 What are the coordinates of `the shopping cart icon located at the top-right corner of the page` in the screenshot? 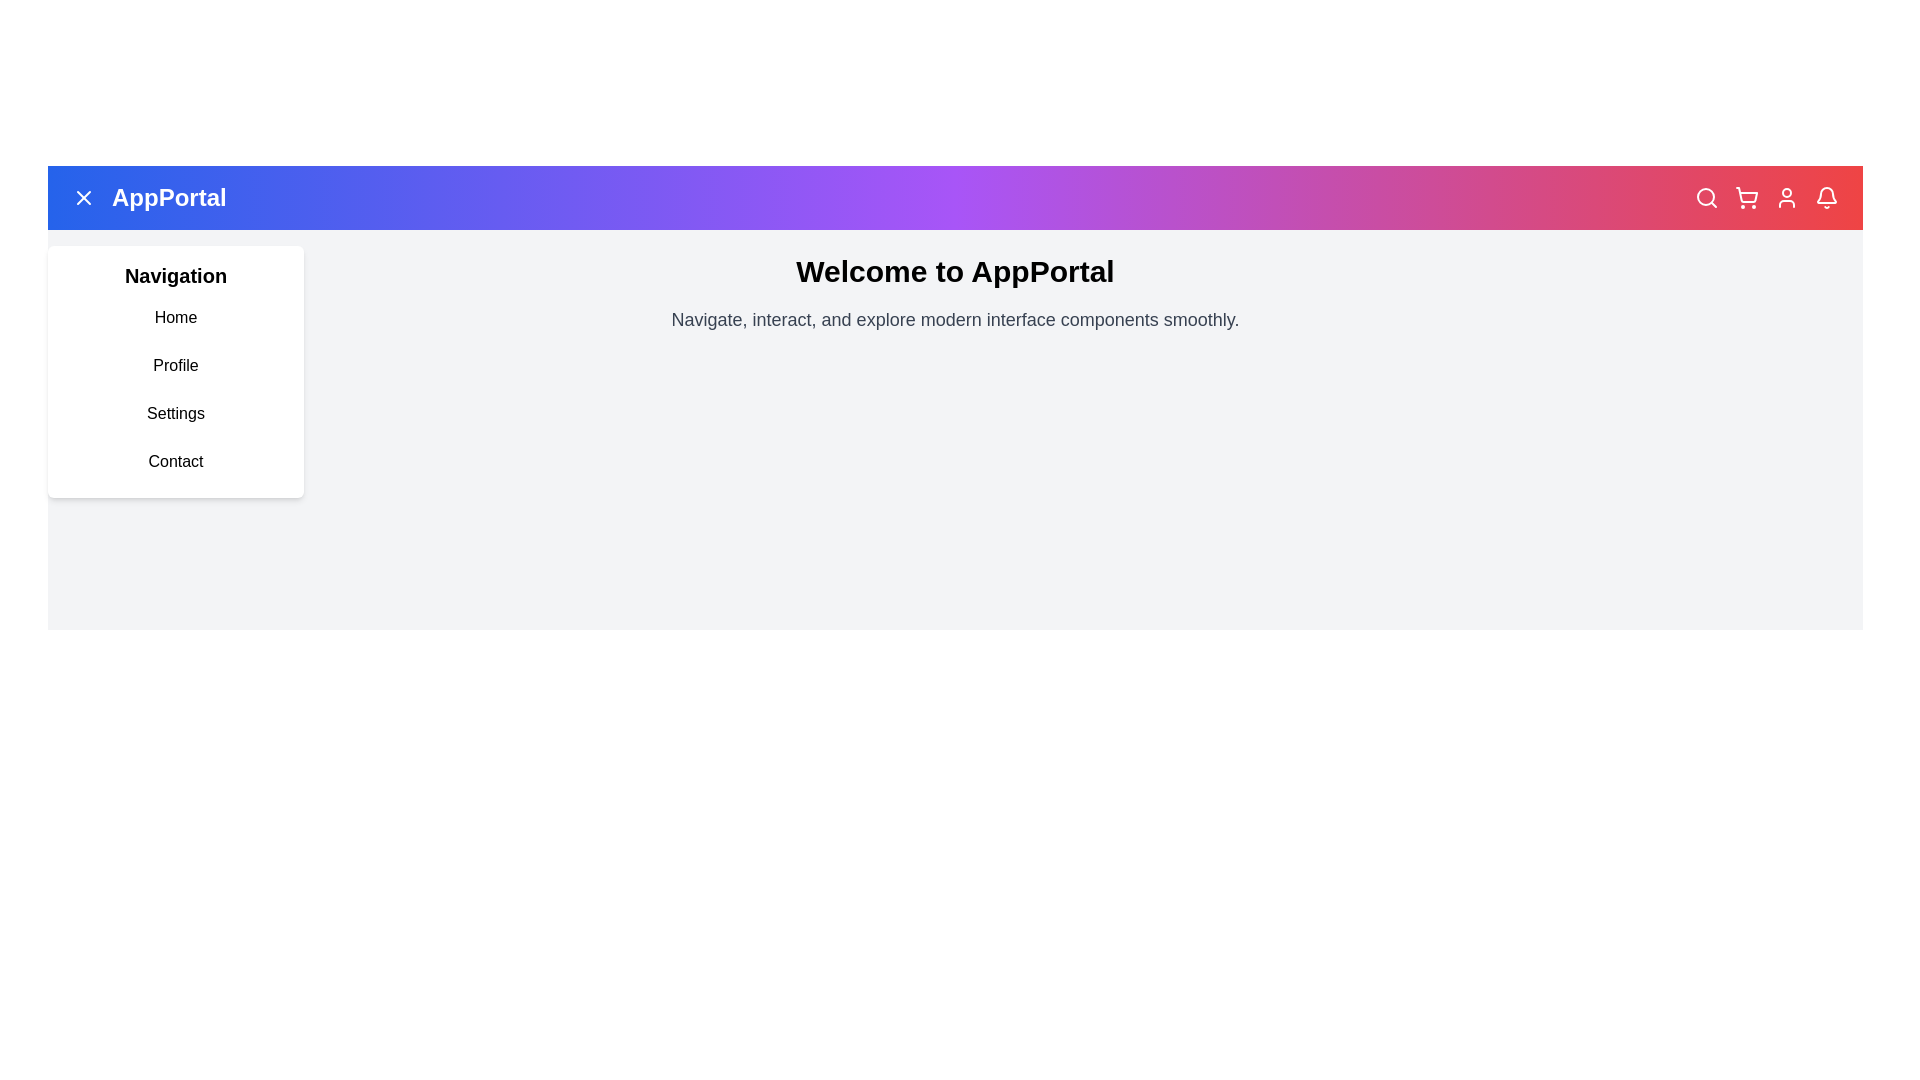 It's located at (1746, 197).